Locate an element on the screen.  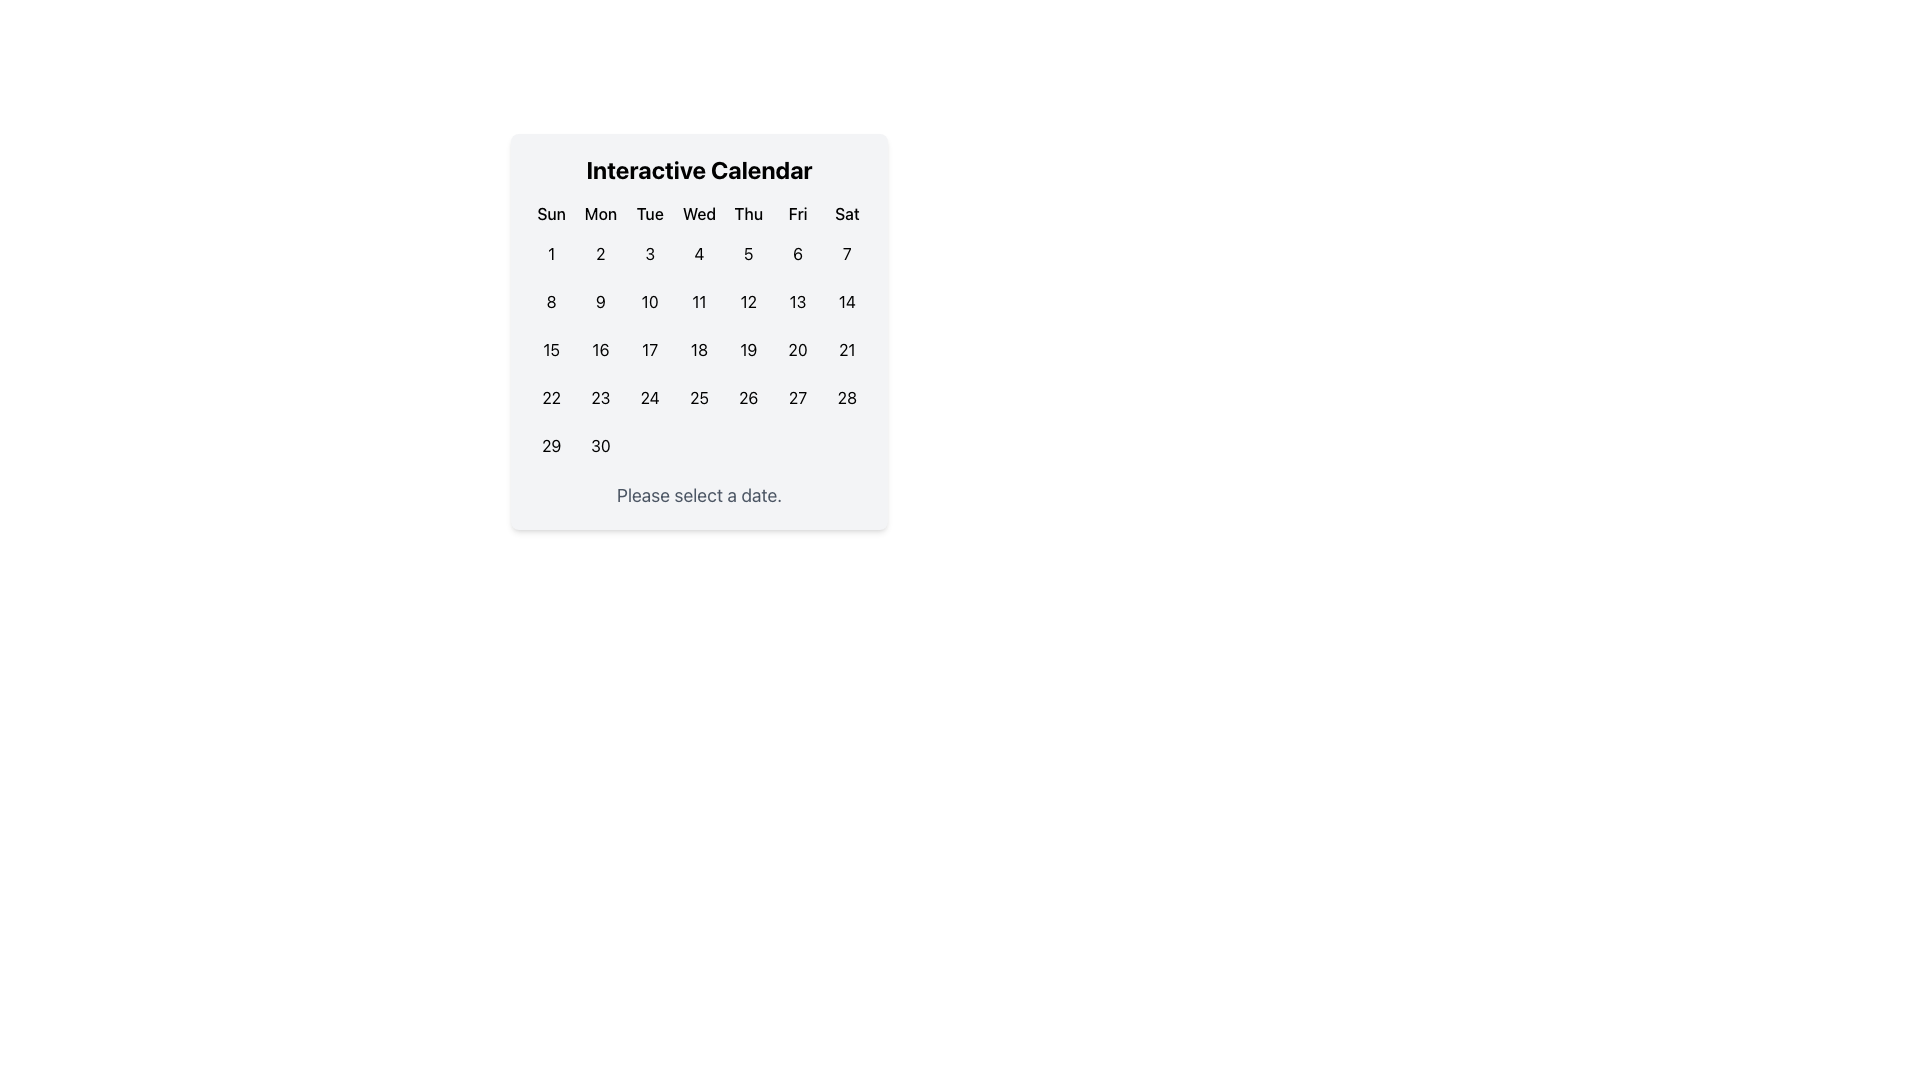
the calendar day component displaying the digit '7' is located at coordinates (847, 253).